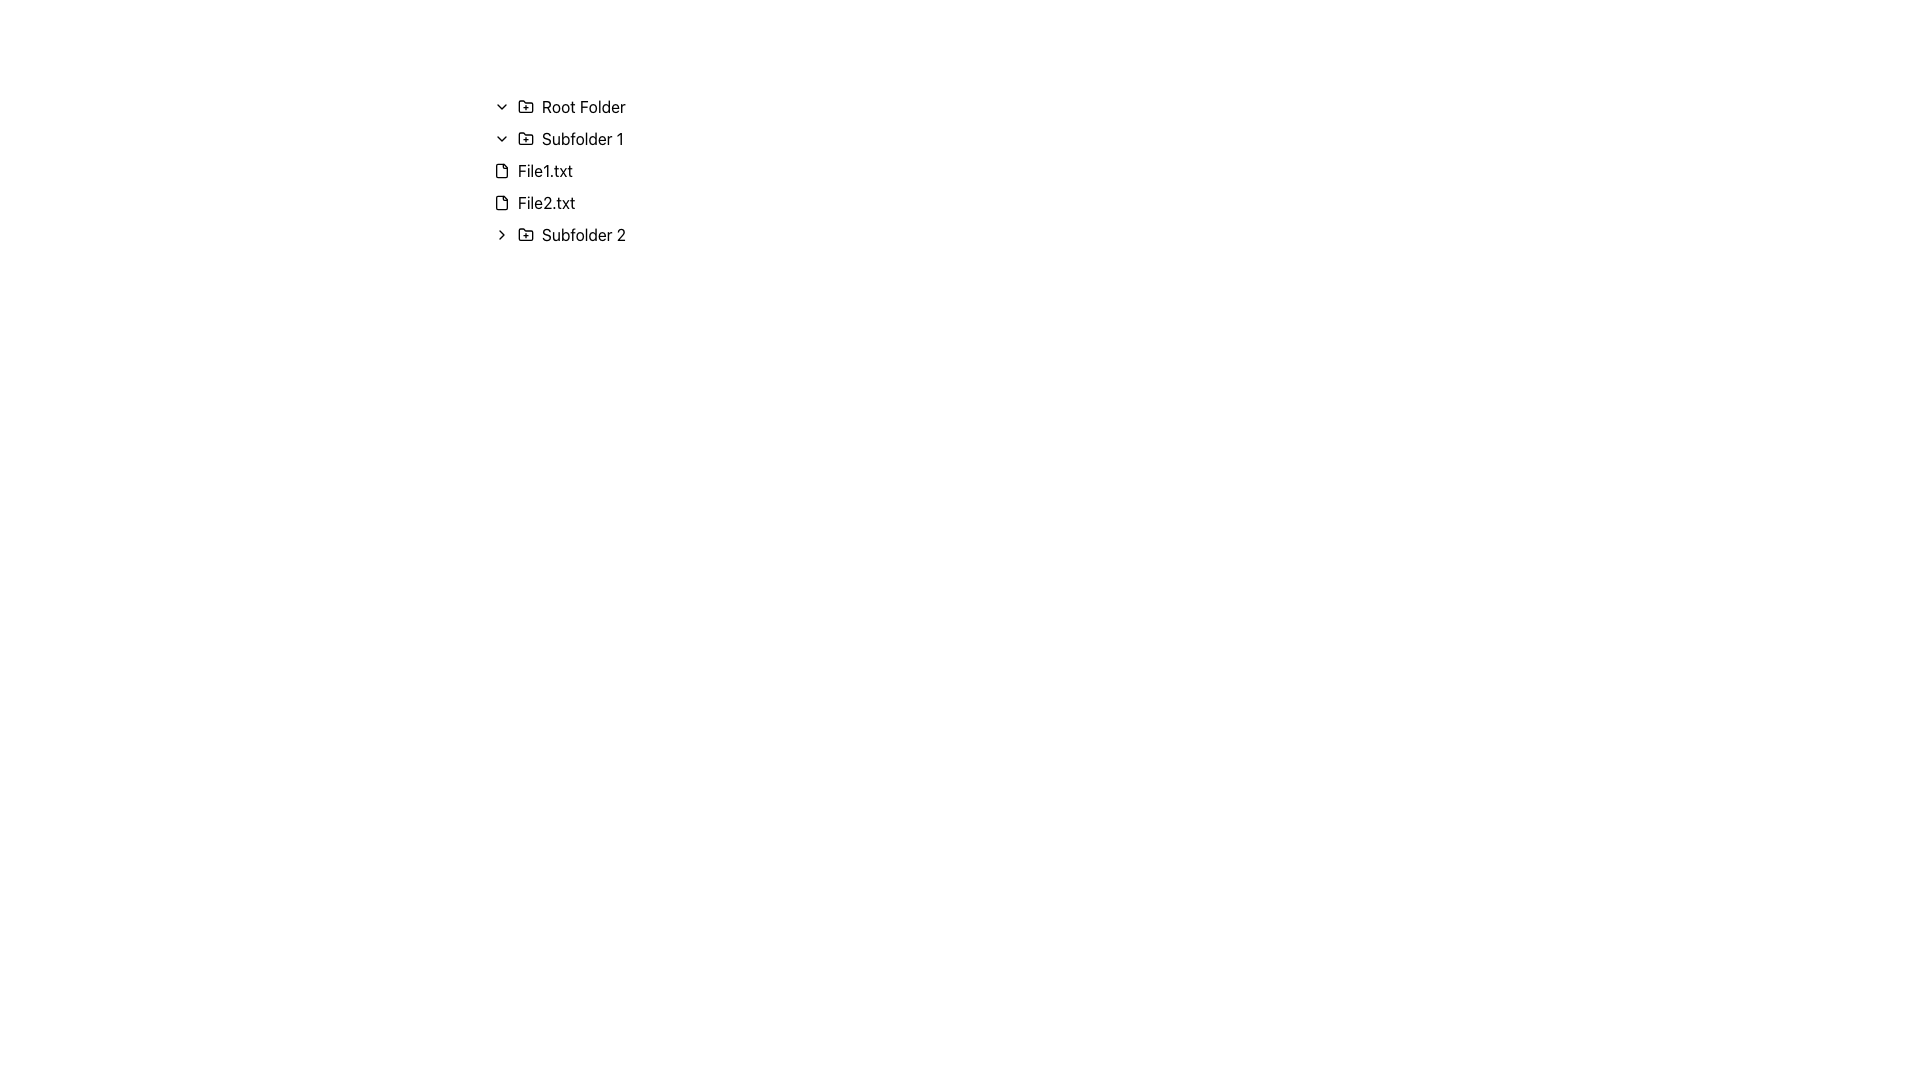 The image size is (1920, 1080). I want to click on the small, square-shaped file icon with a folded page corner, located to the left of 'File2.txt' in the list under 'Subfolder 1', so click(502, 203).